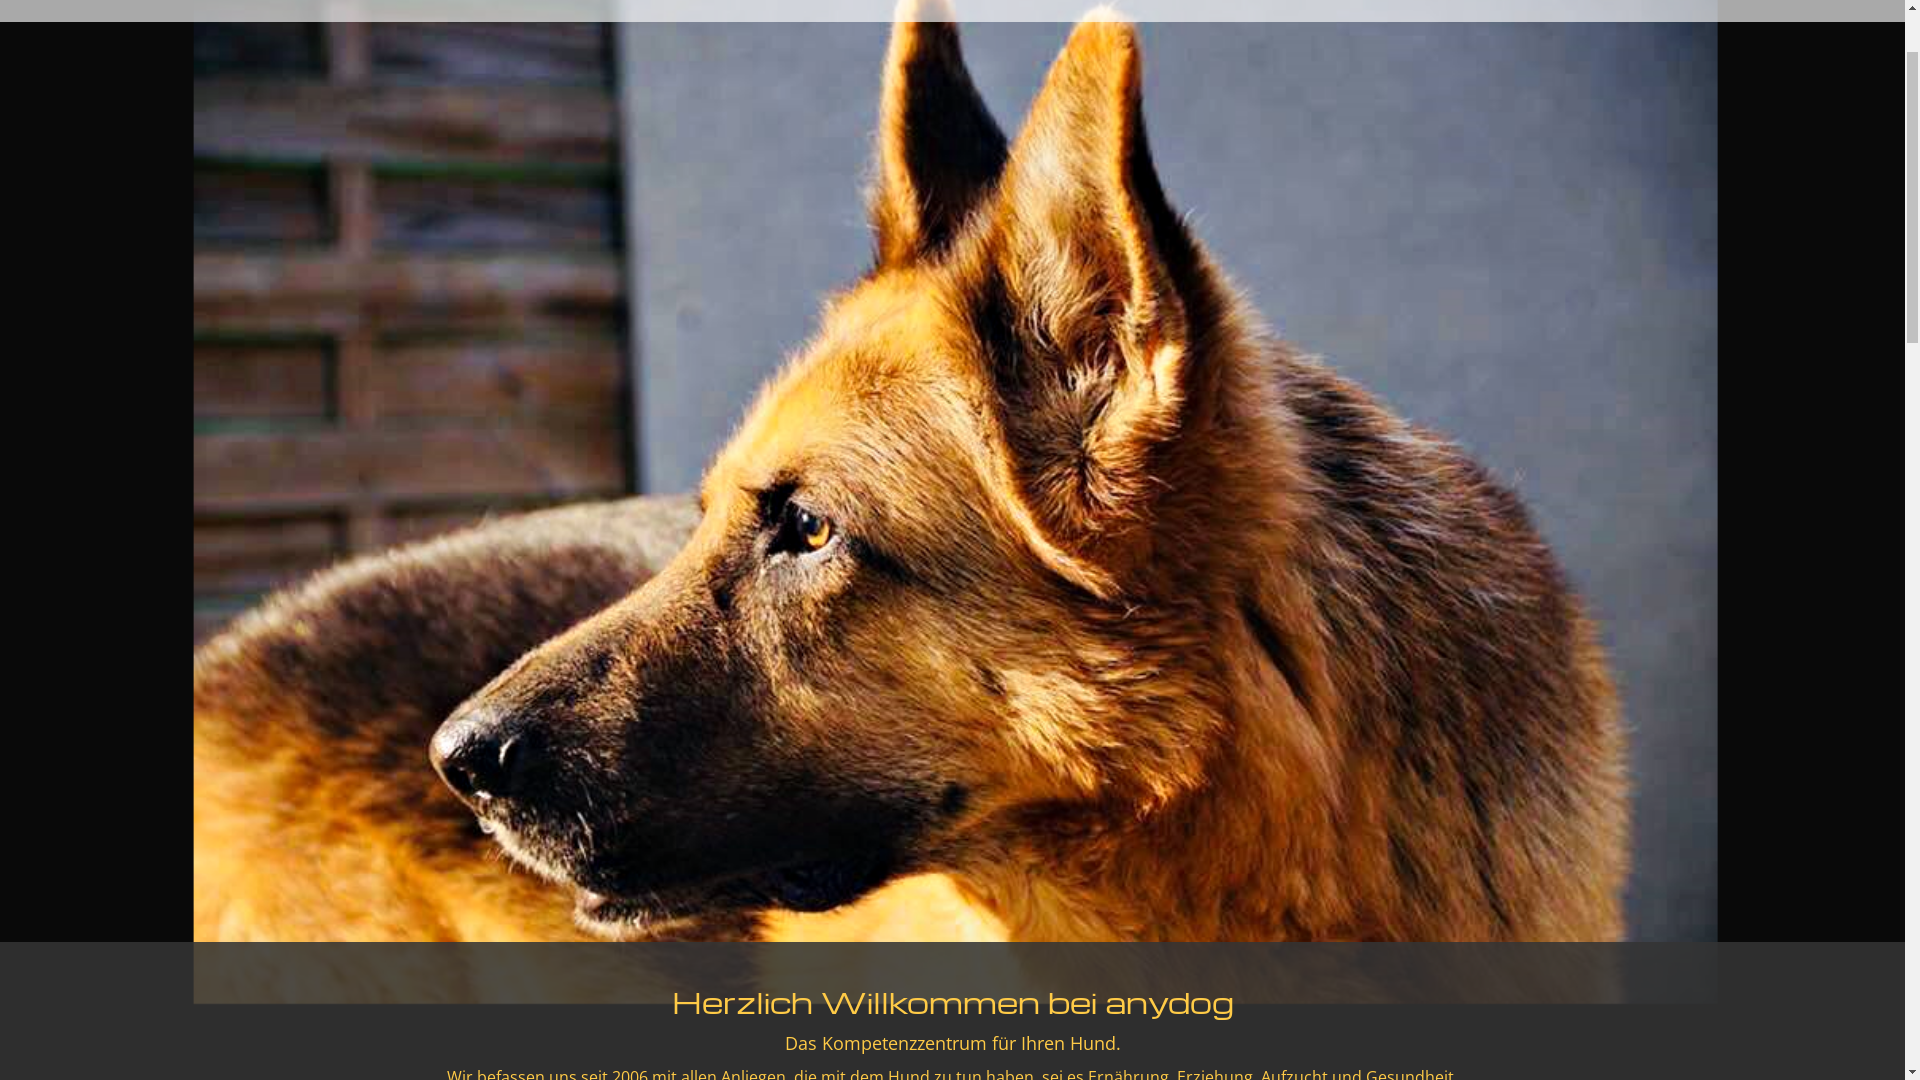 This screenshot has width=1920, height=1080. Describe the element at coordinates (470, 42) in the screenshot. I see `'Hundehotel'` at that location.